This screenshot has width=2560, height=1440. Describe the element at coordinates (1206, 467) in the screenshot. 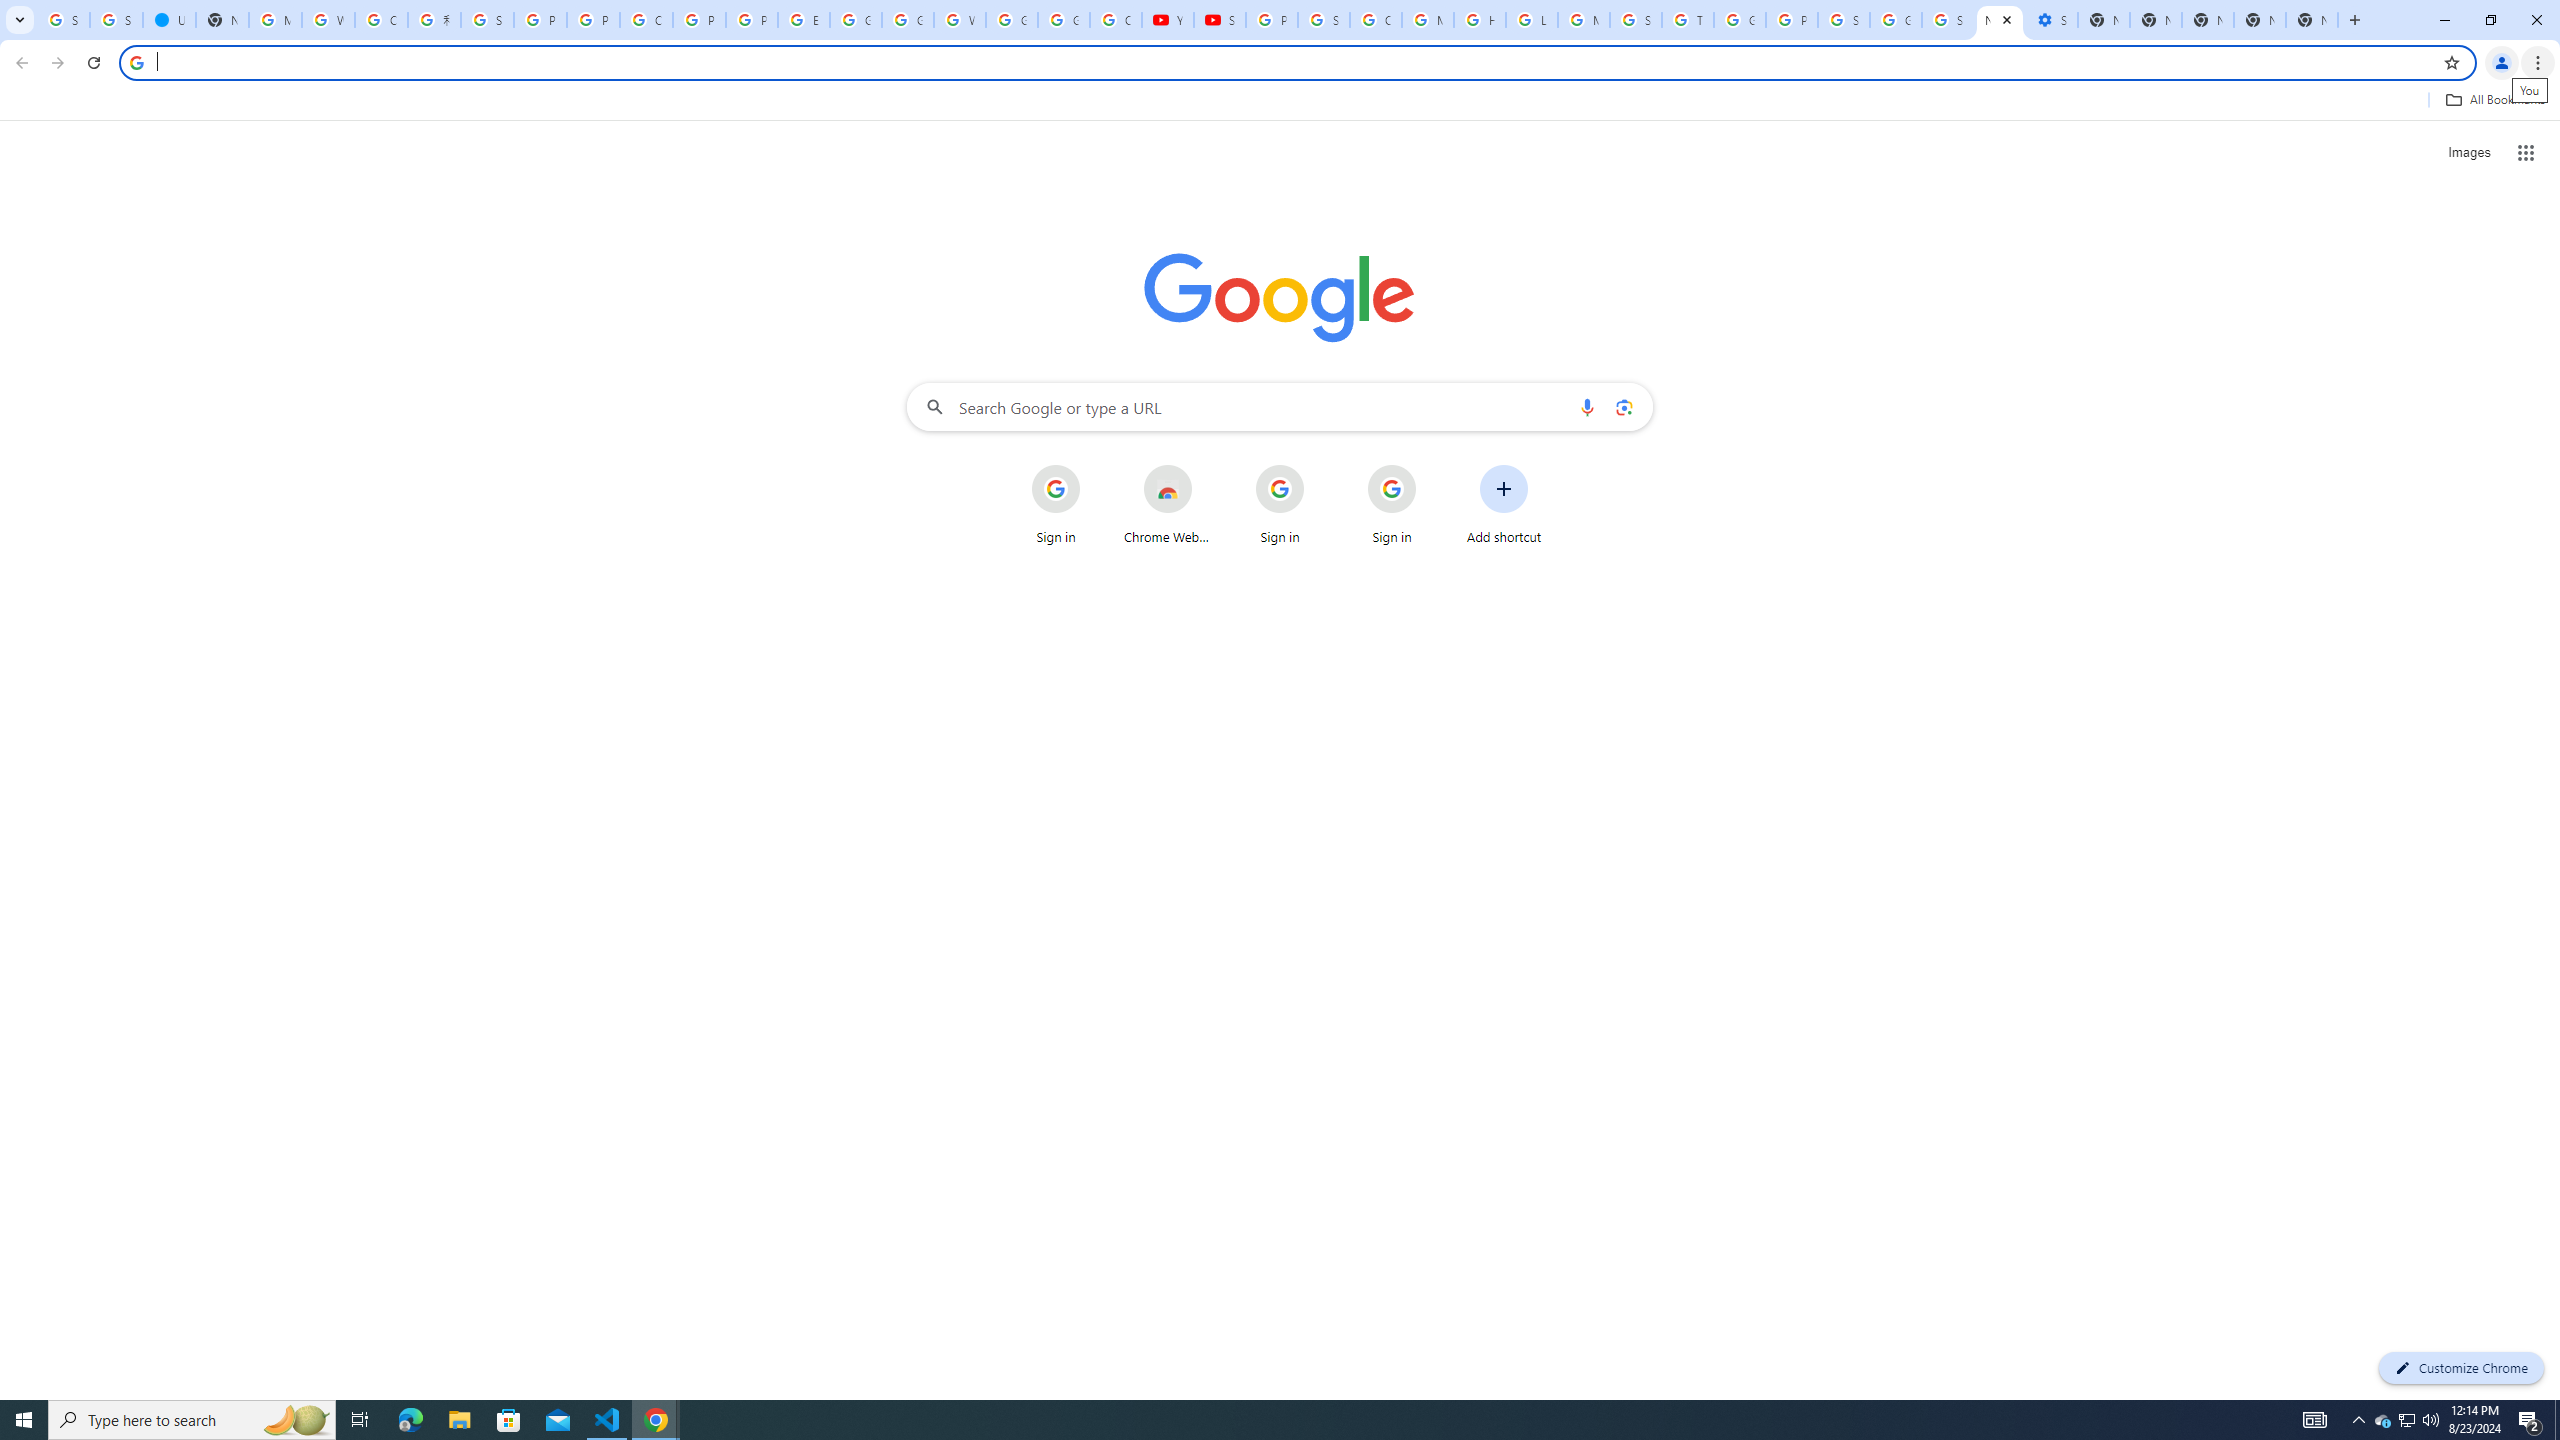

I see `'More actions for Chrome Web Store shortcut'` at that location.